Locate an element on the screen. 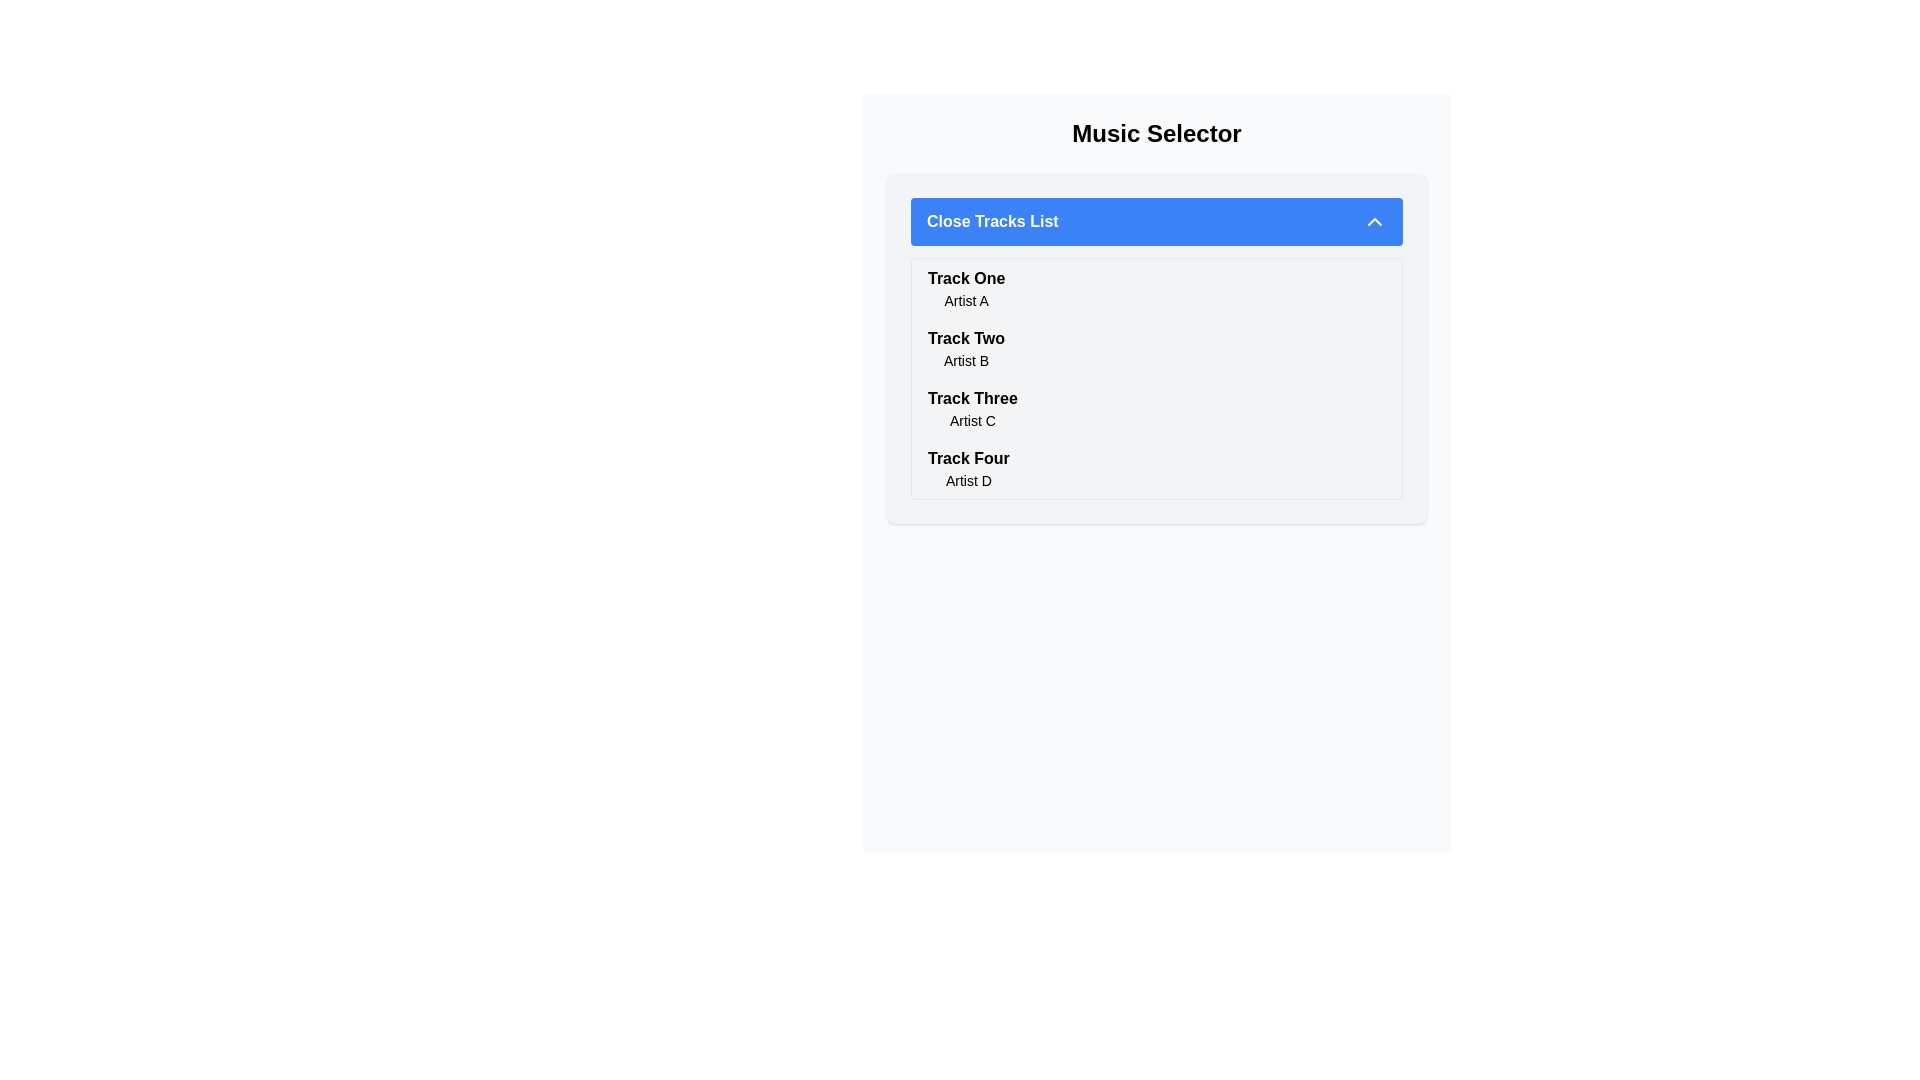 This screenshot has width=1920, height=1080. or highlight the text element displaying 'Track Two', which is the title for the second track in the list, located above 'Artist B' and below 'Track One' is located at coordinates (966, 338).